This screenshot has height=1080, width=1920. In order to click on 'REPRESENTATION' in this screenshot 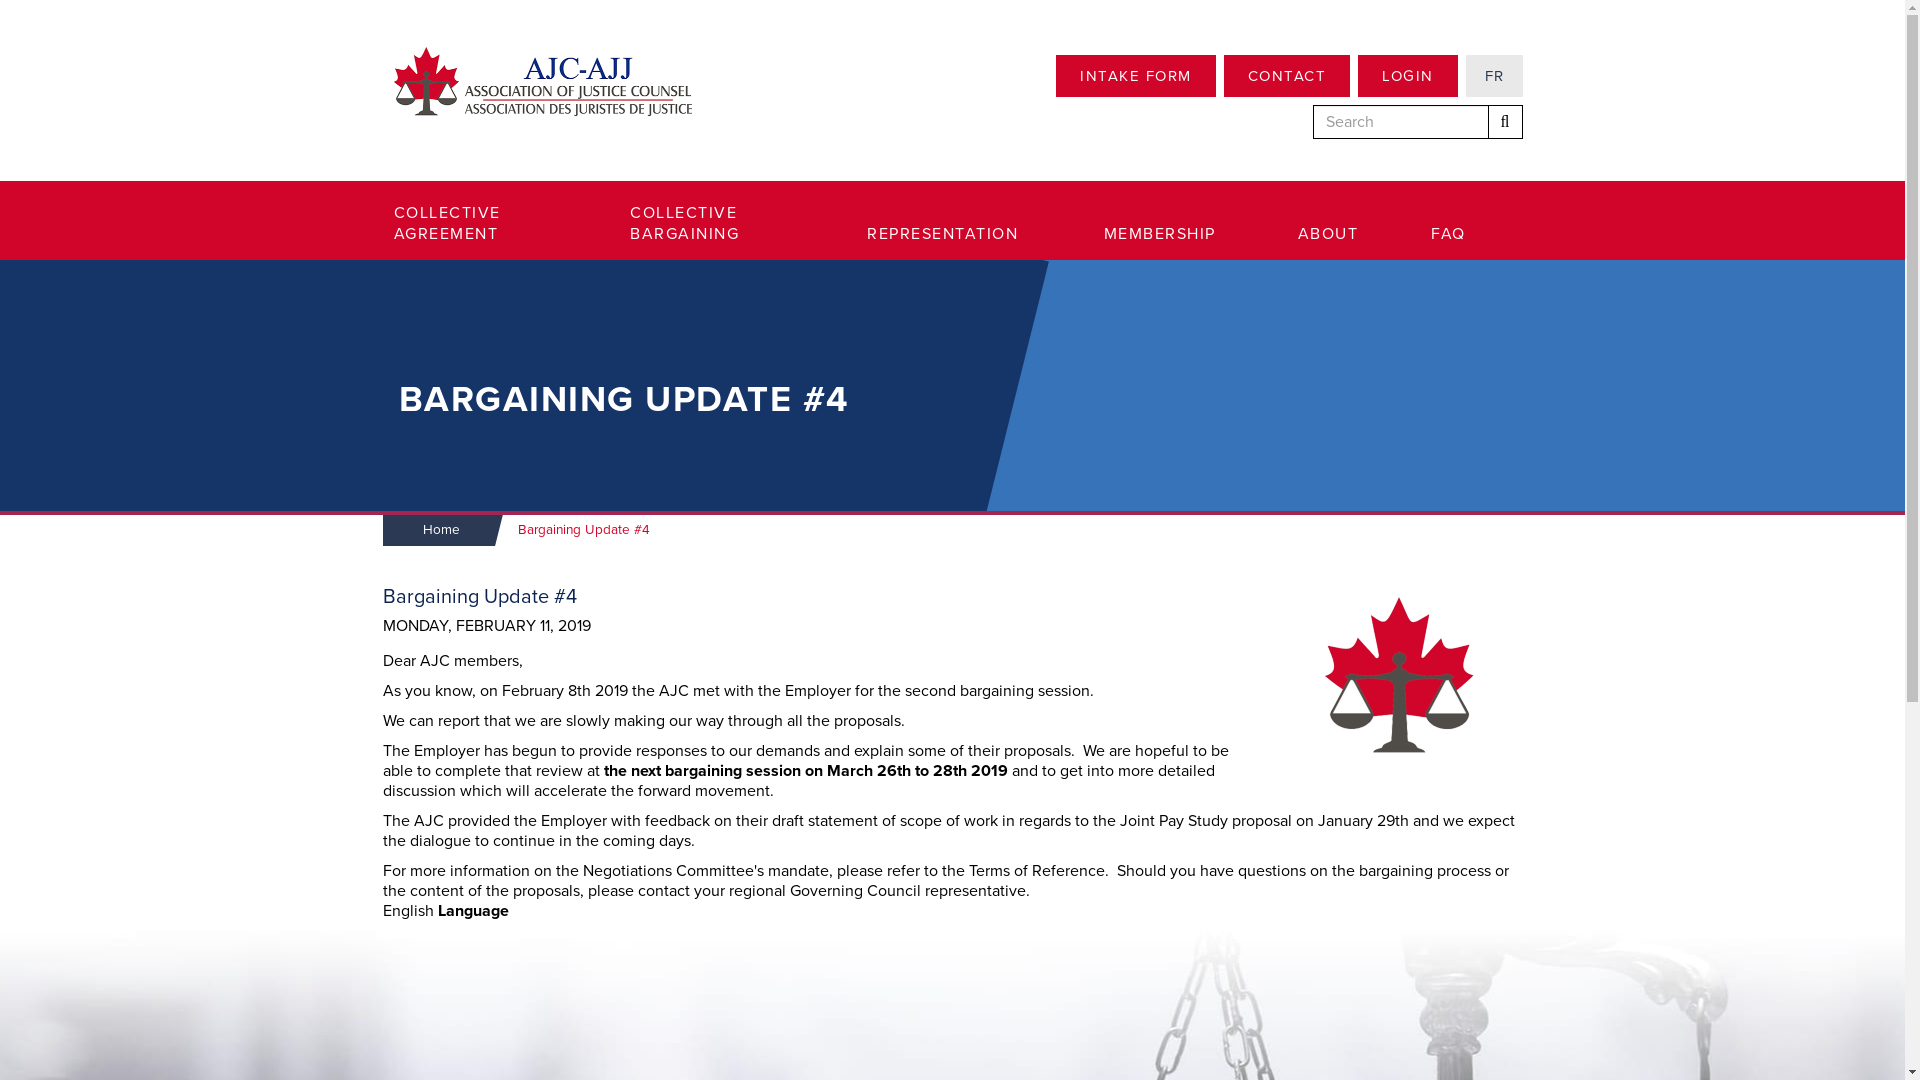, I will do `click(867, 233)`.